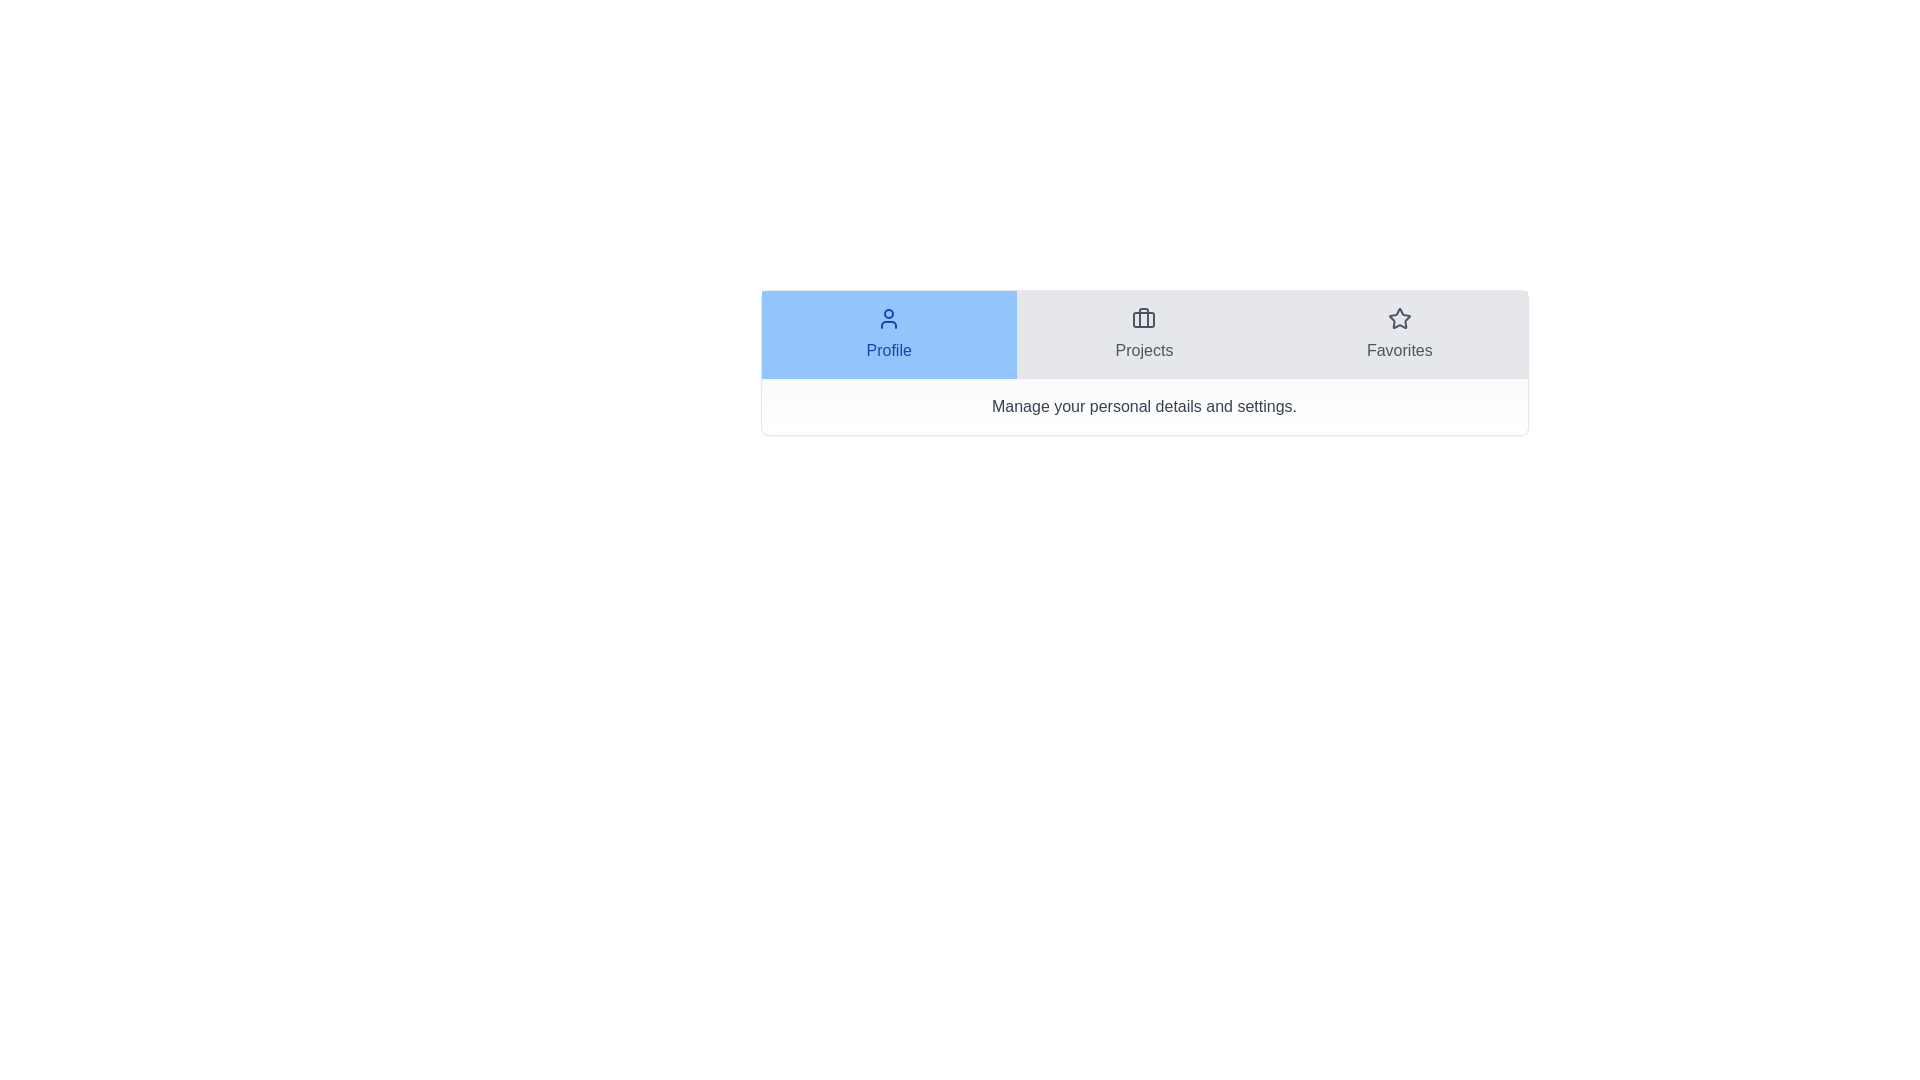  What do you see at coordinates (888, 334) in the screenshot?
I see `the tab Profile to display its content` at bounding box center [888, 334].